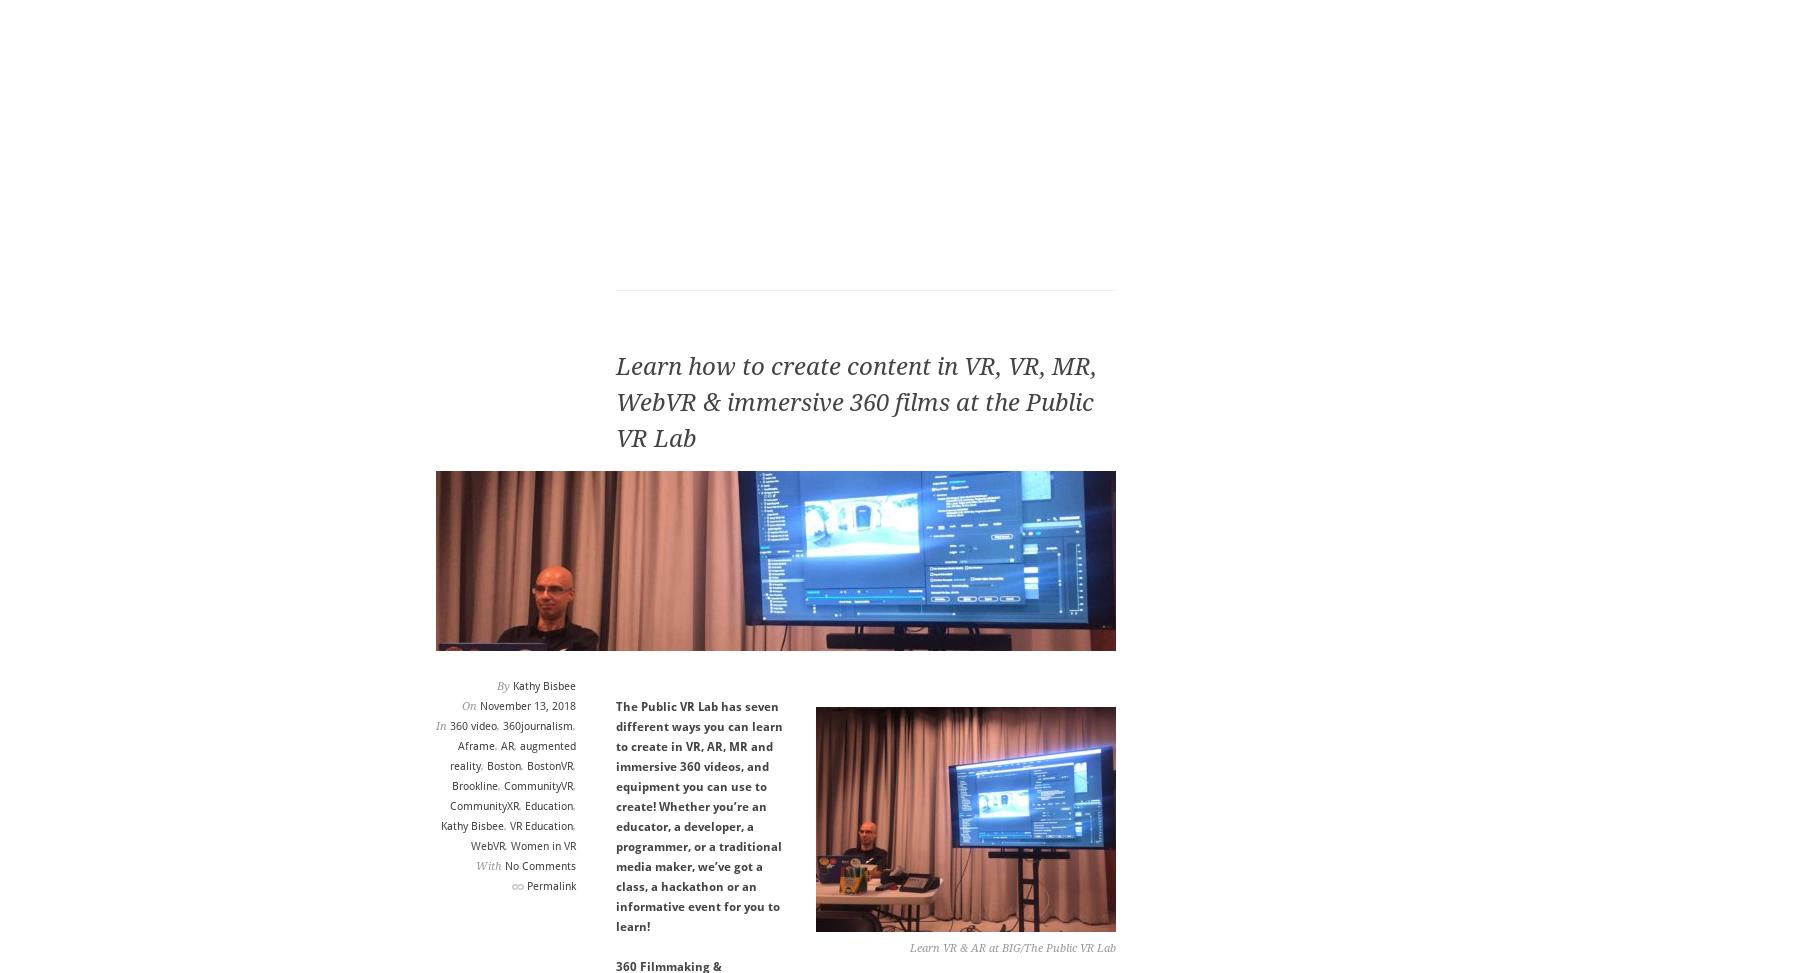 The height and width of the screenshot is (973, 1811). Describe the element at coordinates (547, 805) in the screenshot. I see `'Education'` at that location.